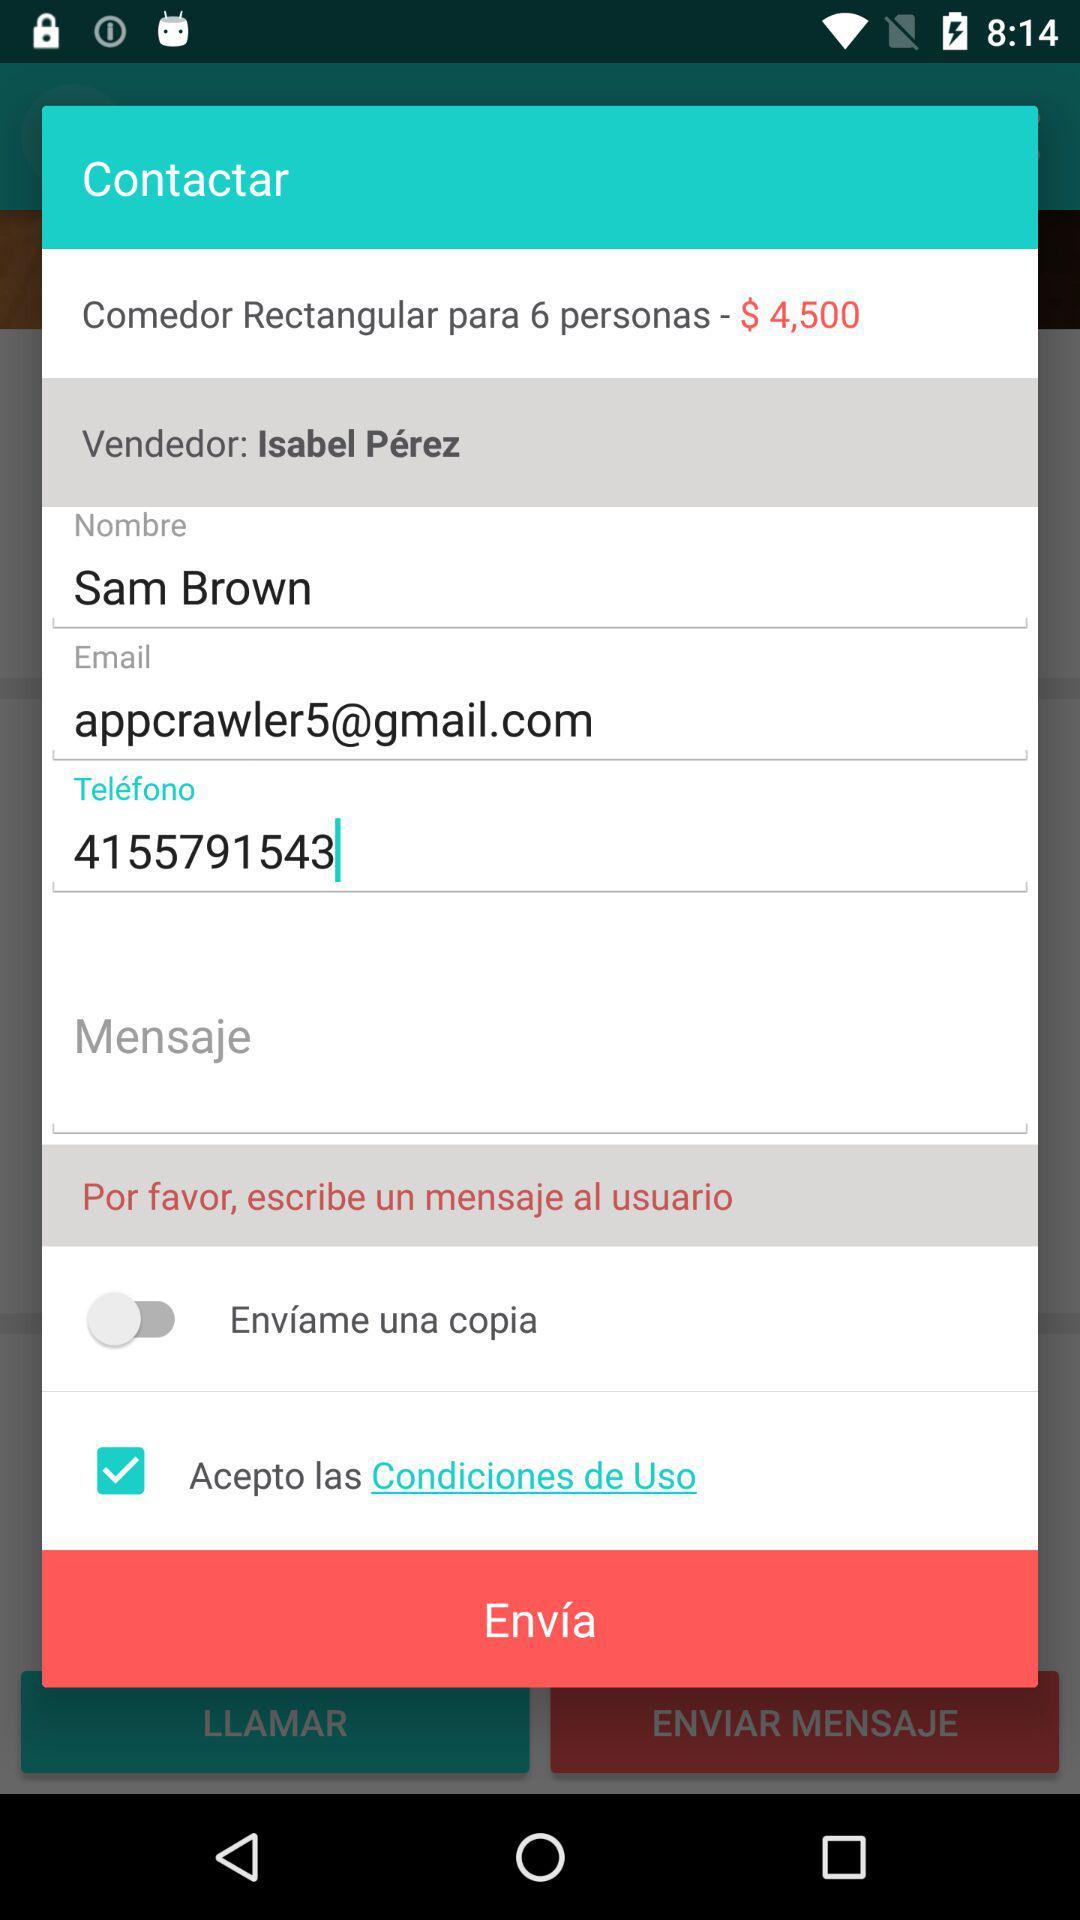  I want to click on appcrawler5@gmail.com, so click(540, 719).